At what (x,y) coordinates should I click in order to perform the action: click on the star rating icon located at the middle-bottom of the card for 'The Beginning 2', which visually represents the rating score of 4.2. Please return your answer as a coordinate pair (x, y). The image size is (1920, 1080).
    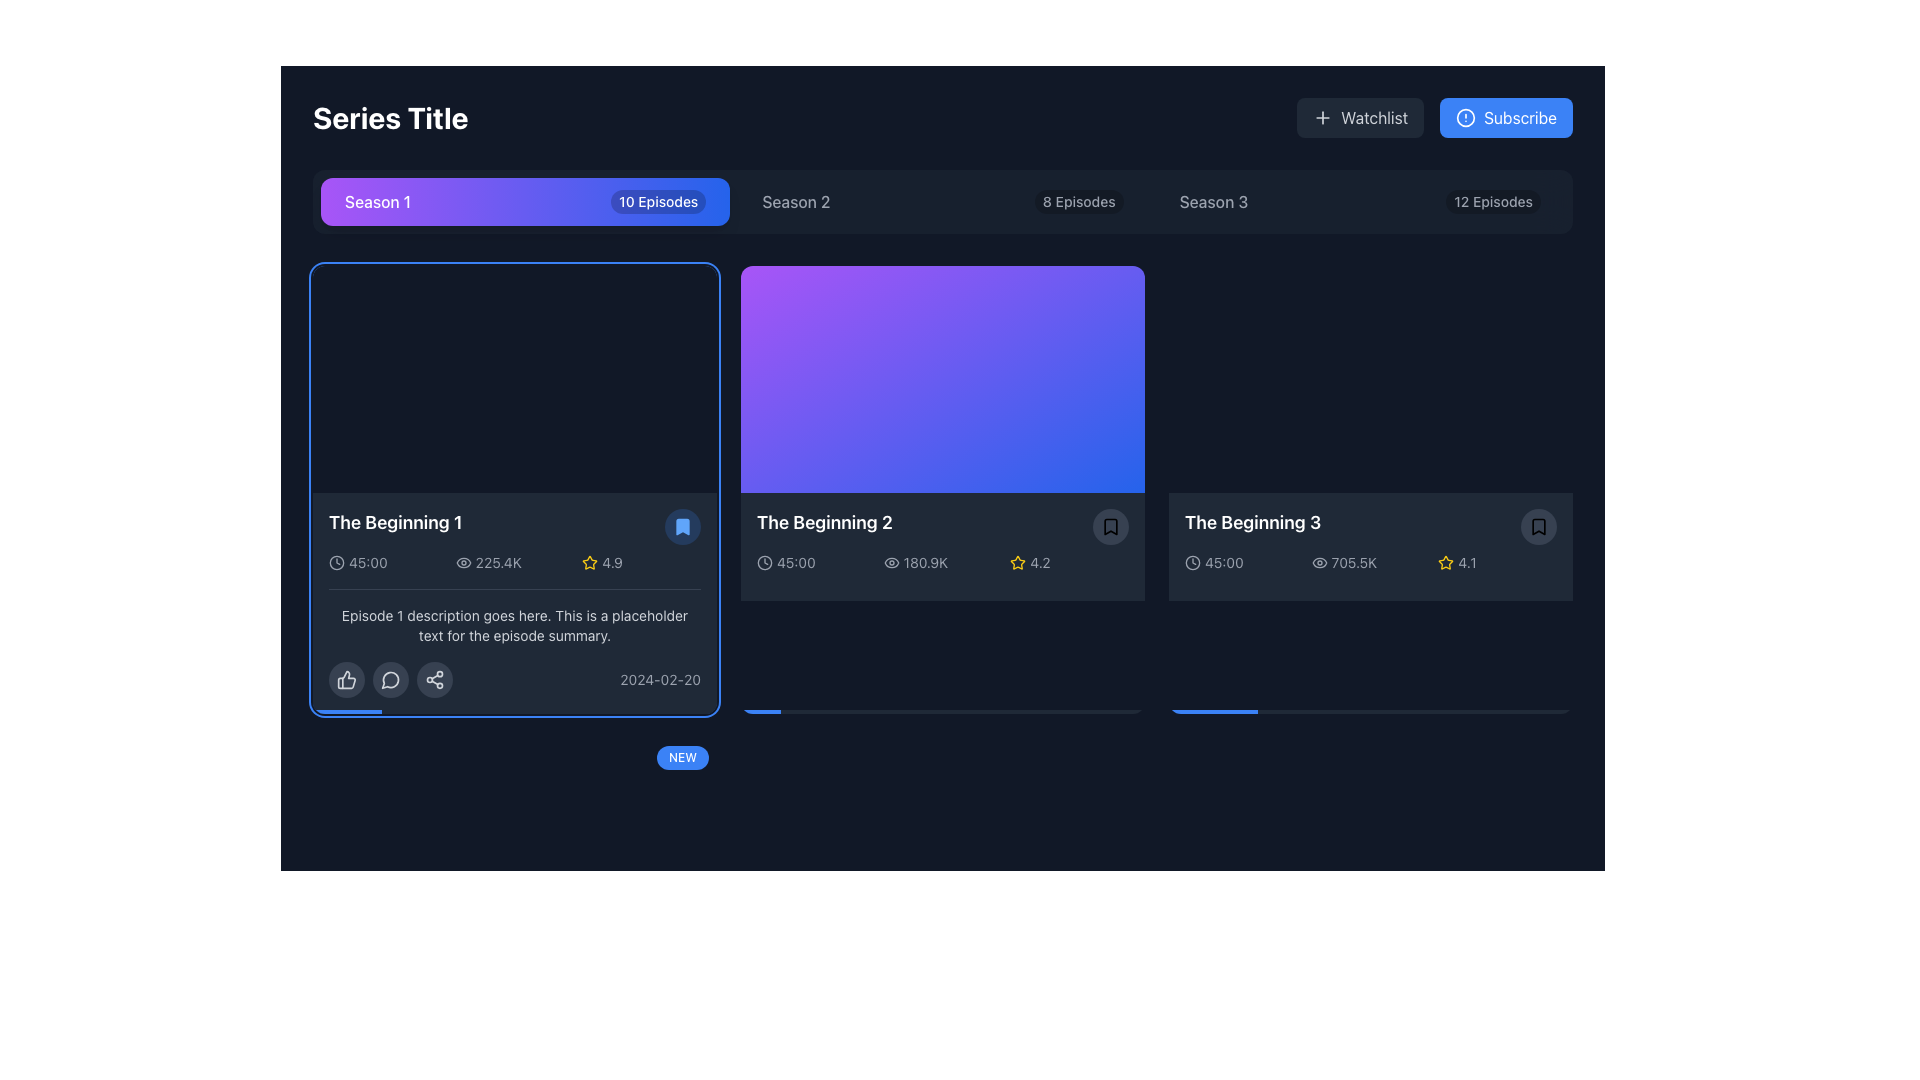
    Looking at the image, I should click on (1018, 563).